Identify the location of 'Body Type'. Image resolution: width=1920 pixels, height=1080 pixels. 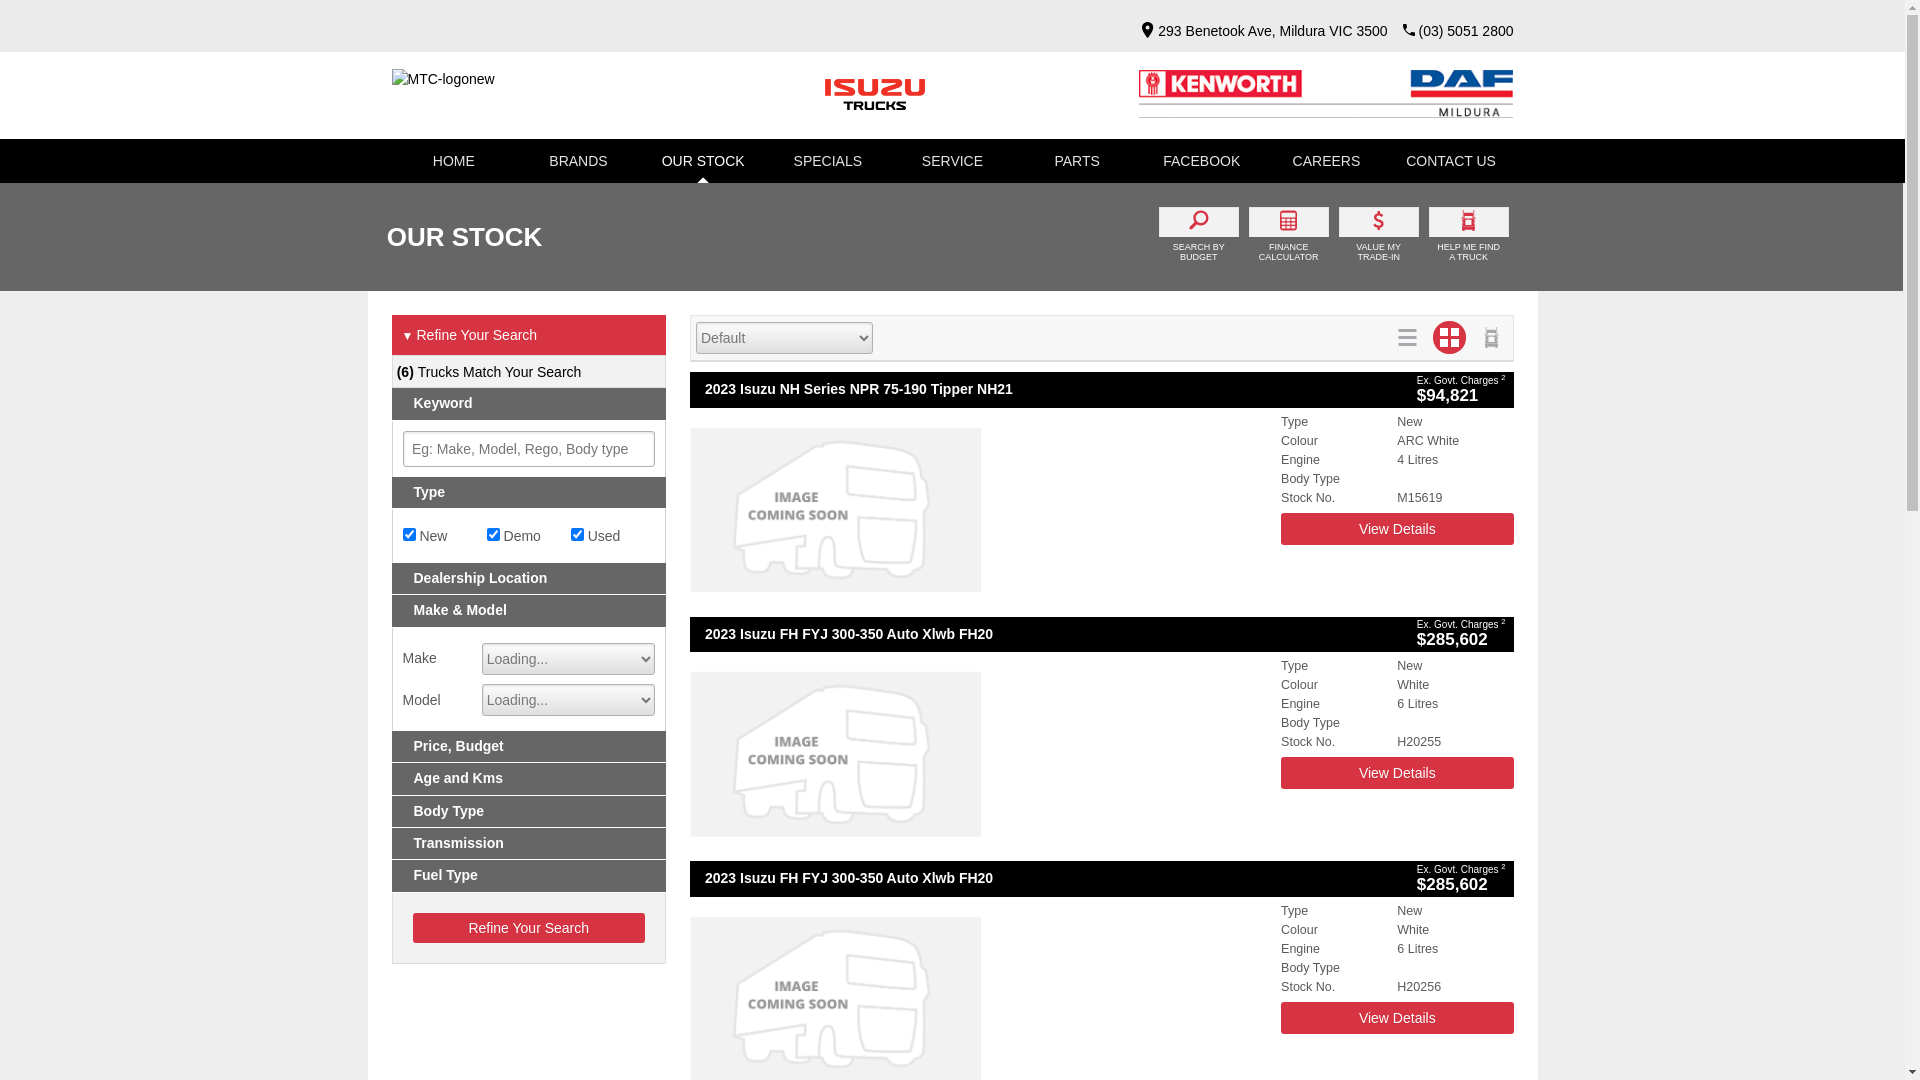
(529, 811).